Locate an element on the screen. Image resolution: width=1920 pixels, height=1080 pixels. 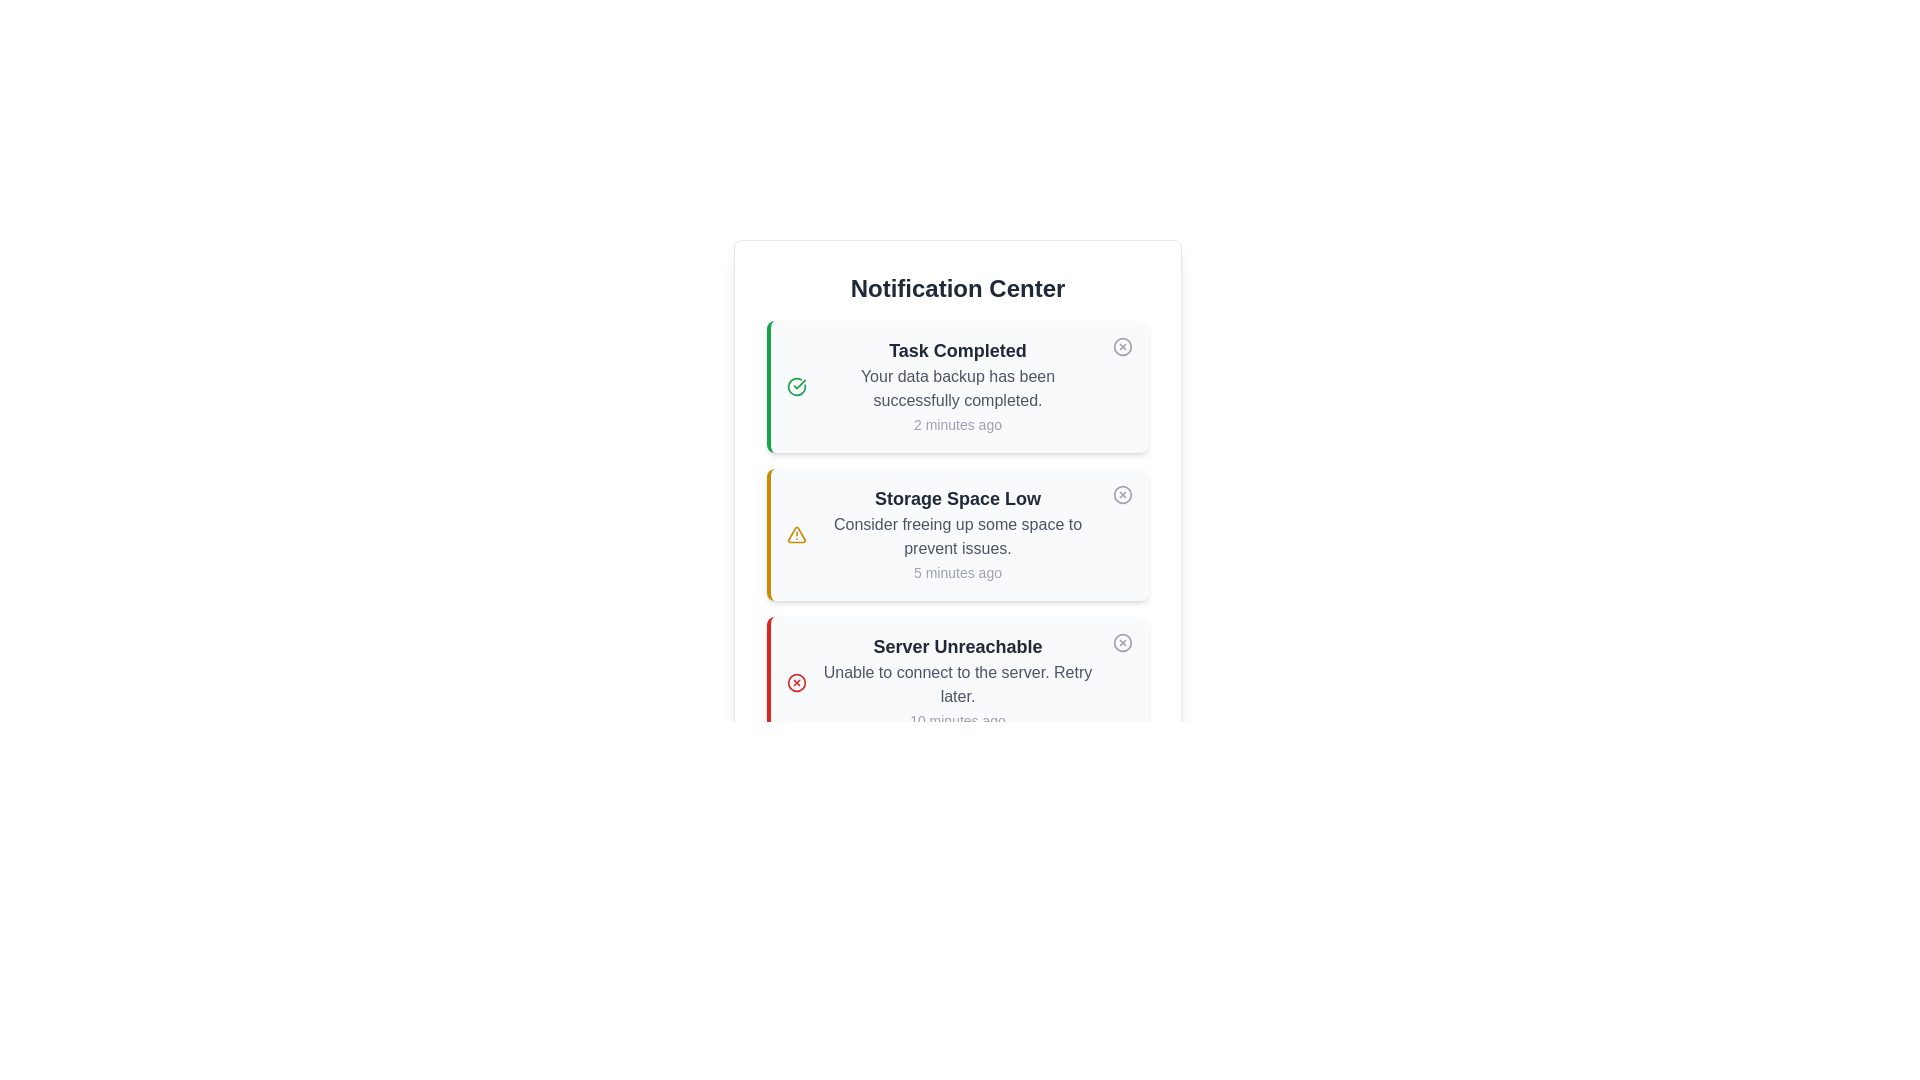
the circular icon button with an 'X' inside, located at the top-right corner of the 'Task Completed' notification card is located at coordinates (1123, 346).